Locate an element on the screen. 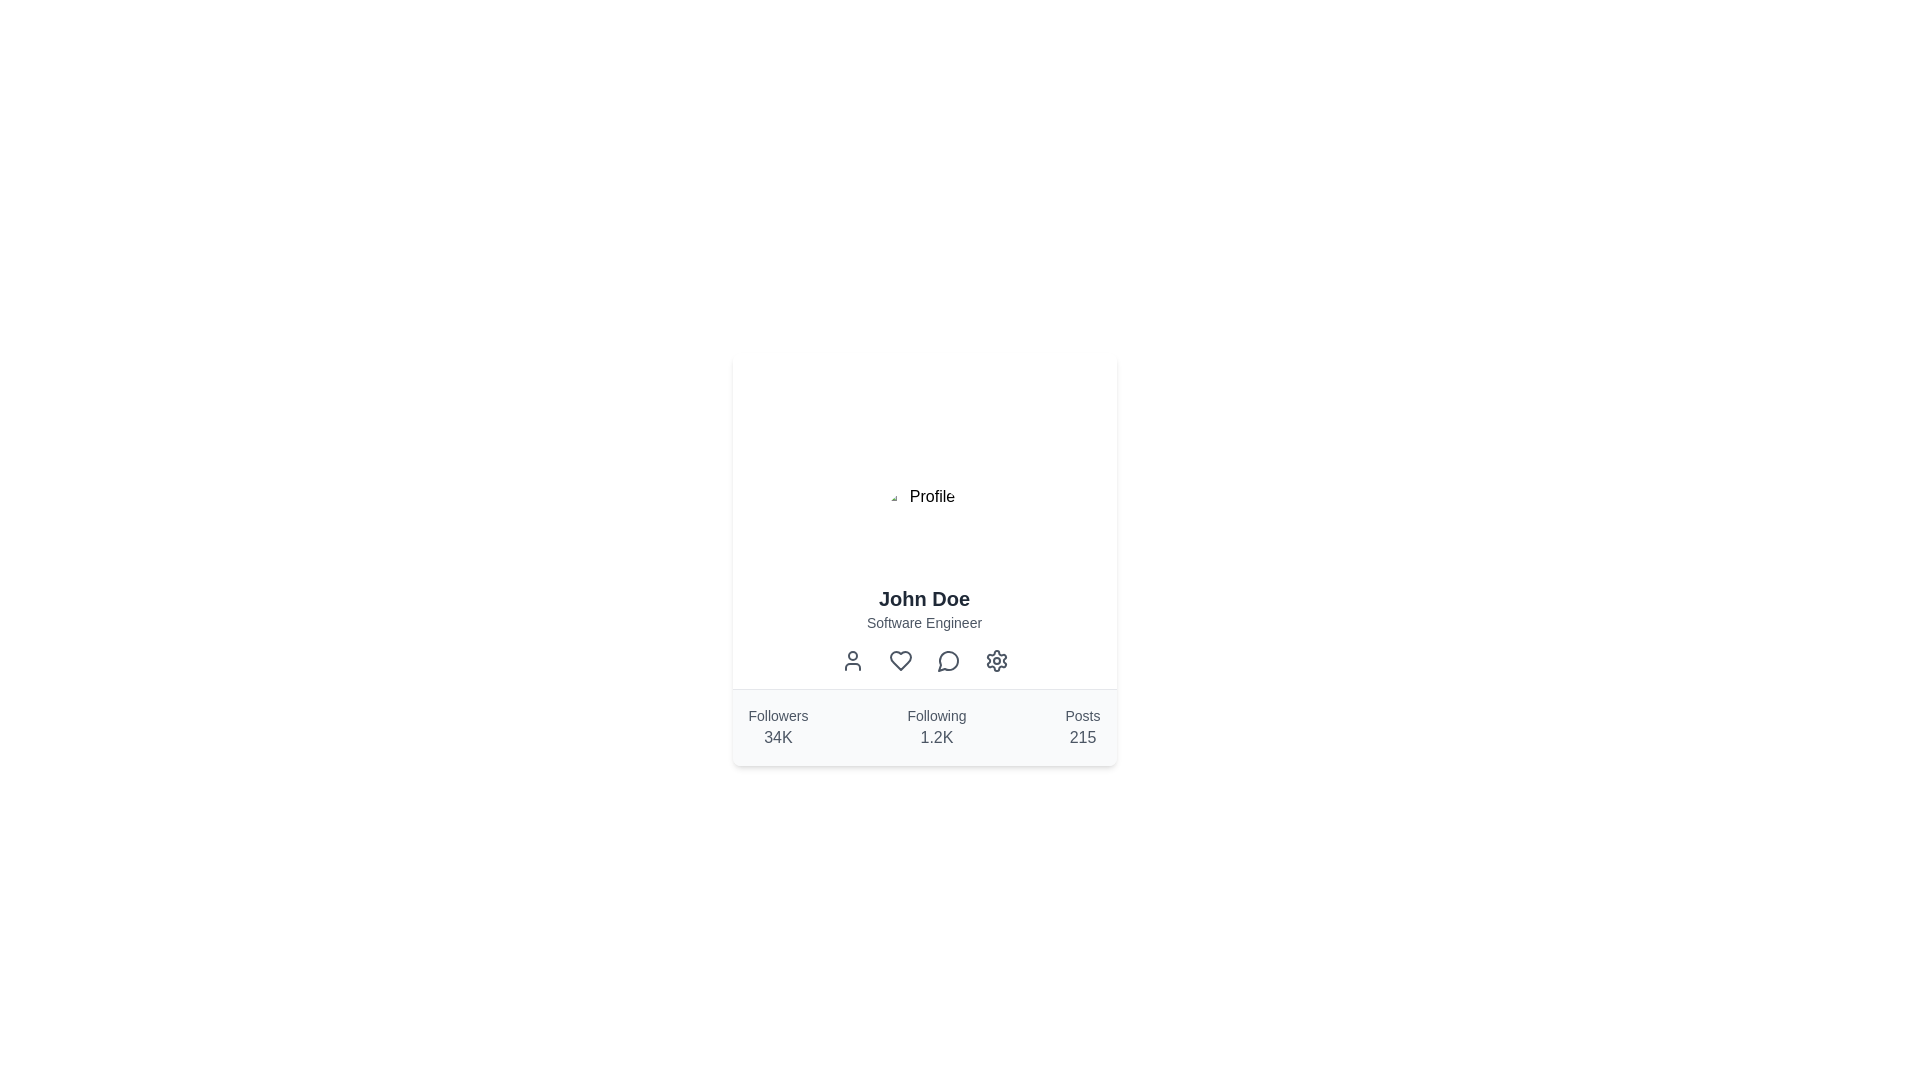  the Text label that indicates the number of entities the user follows, located centrally in the lower part of the card-like interface is located at coordinates (935, 715).